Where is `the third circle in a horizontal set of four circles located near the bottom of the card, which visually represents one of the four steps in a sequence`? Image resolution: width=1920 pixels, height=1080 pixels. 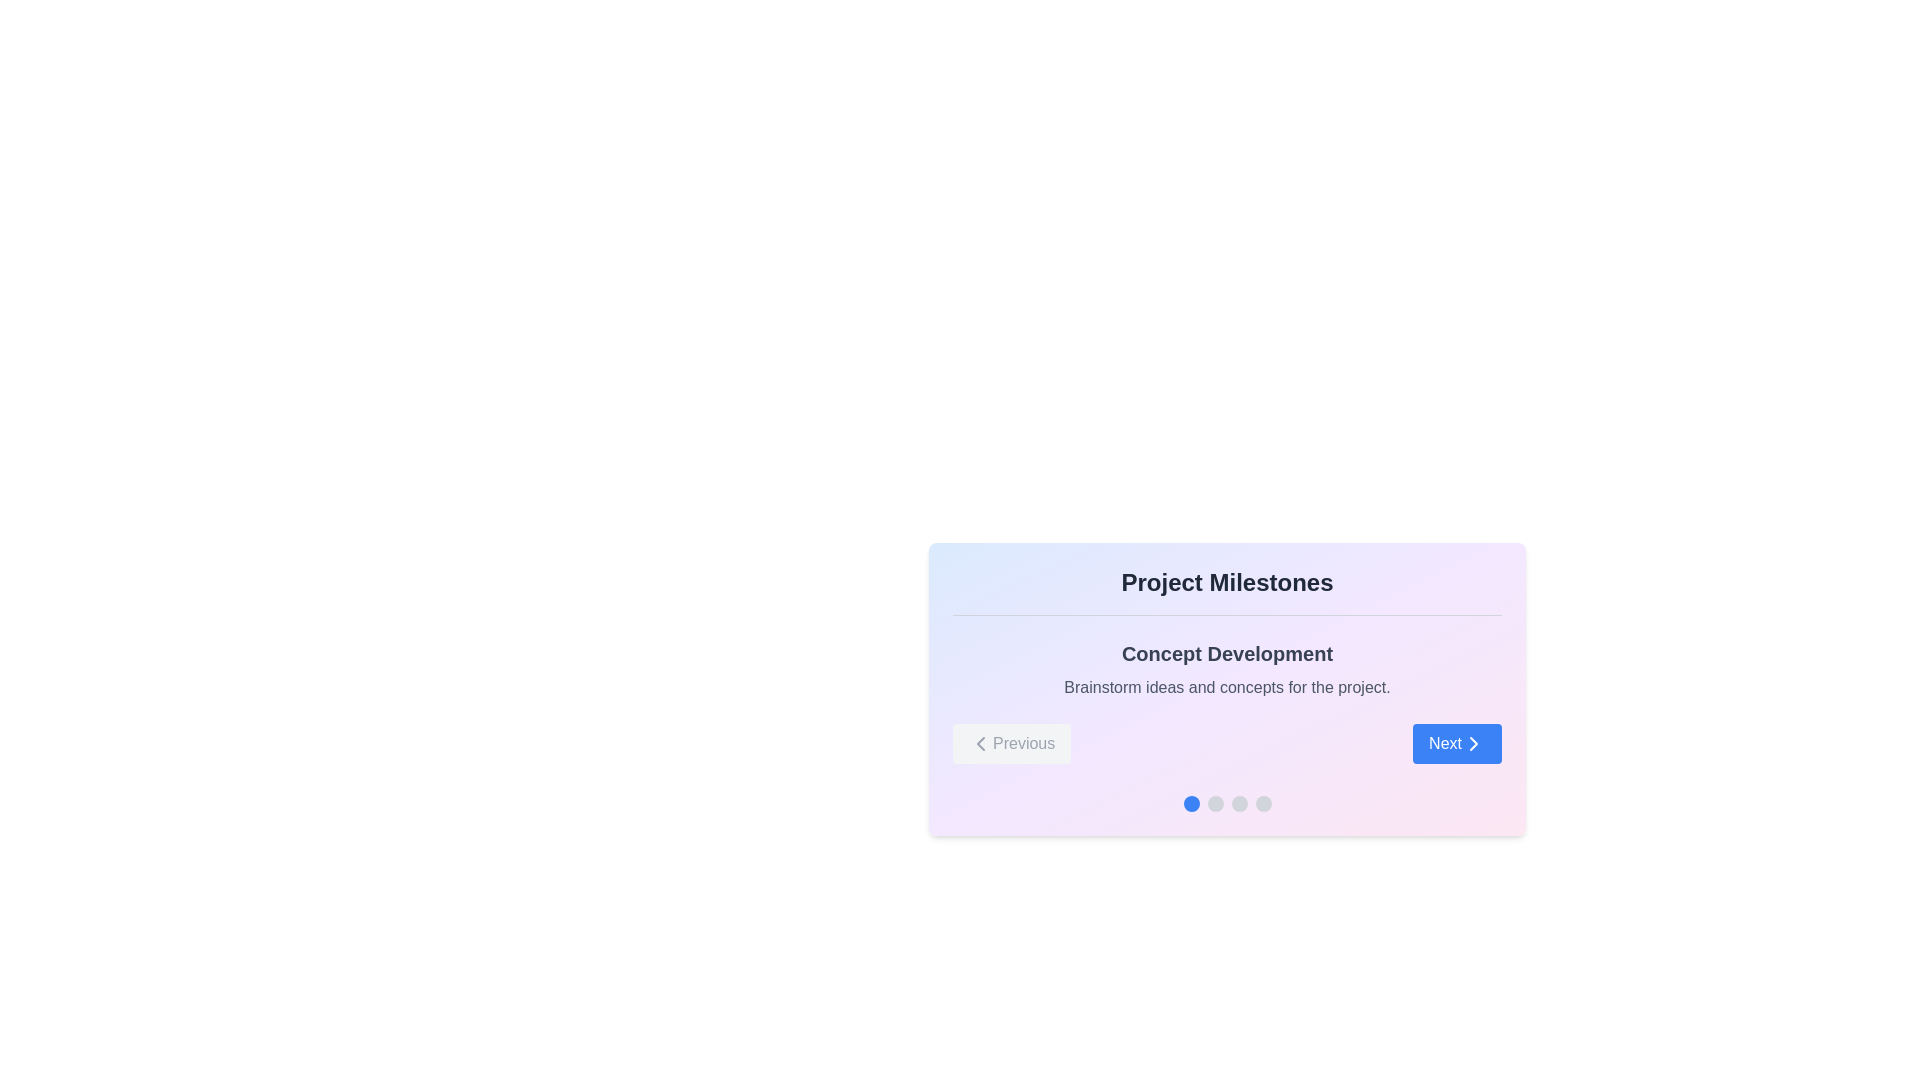
the third circle in a horizontal set of four circles located near the bottom of the card, which visually represents one of the four steps in a sequence is located at coordinates (1238, 802).